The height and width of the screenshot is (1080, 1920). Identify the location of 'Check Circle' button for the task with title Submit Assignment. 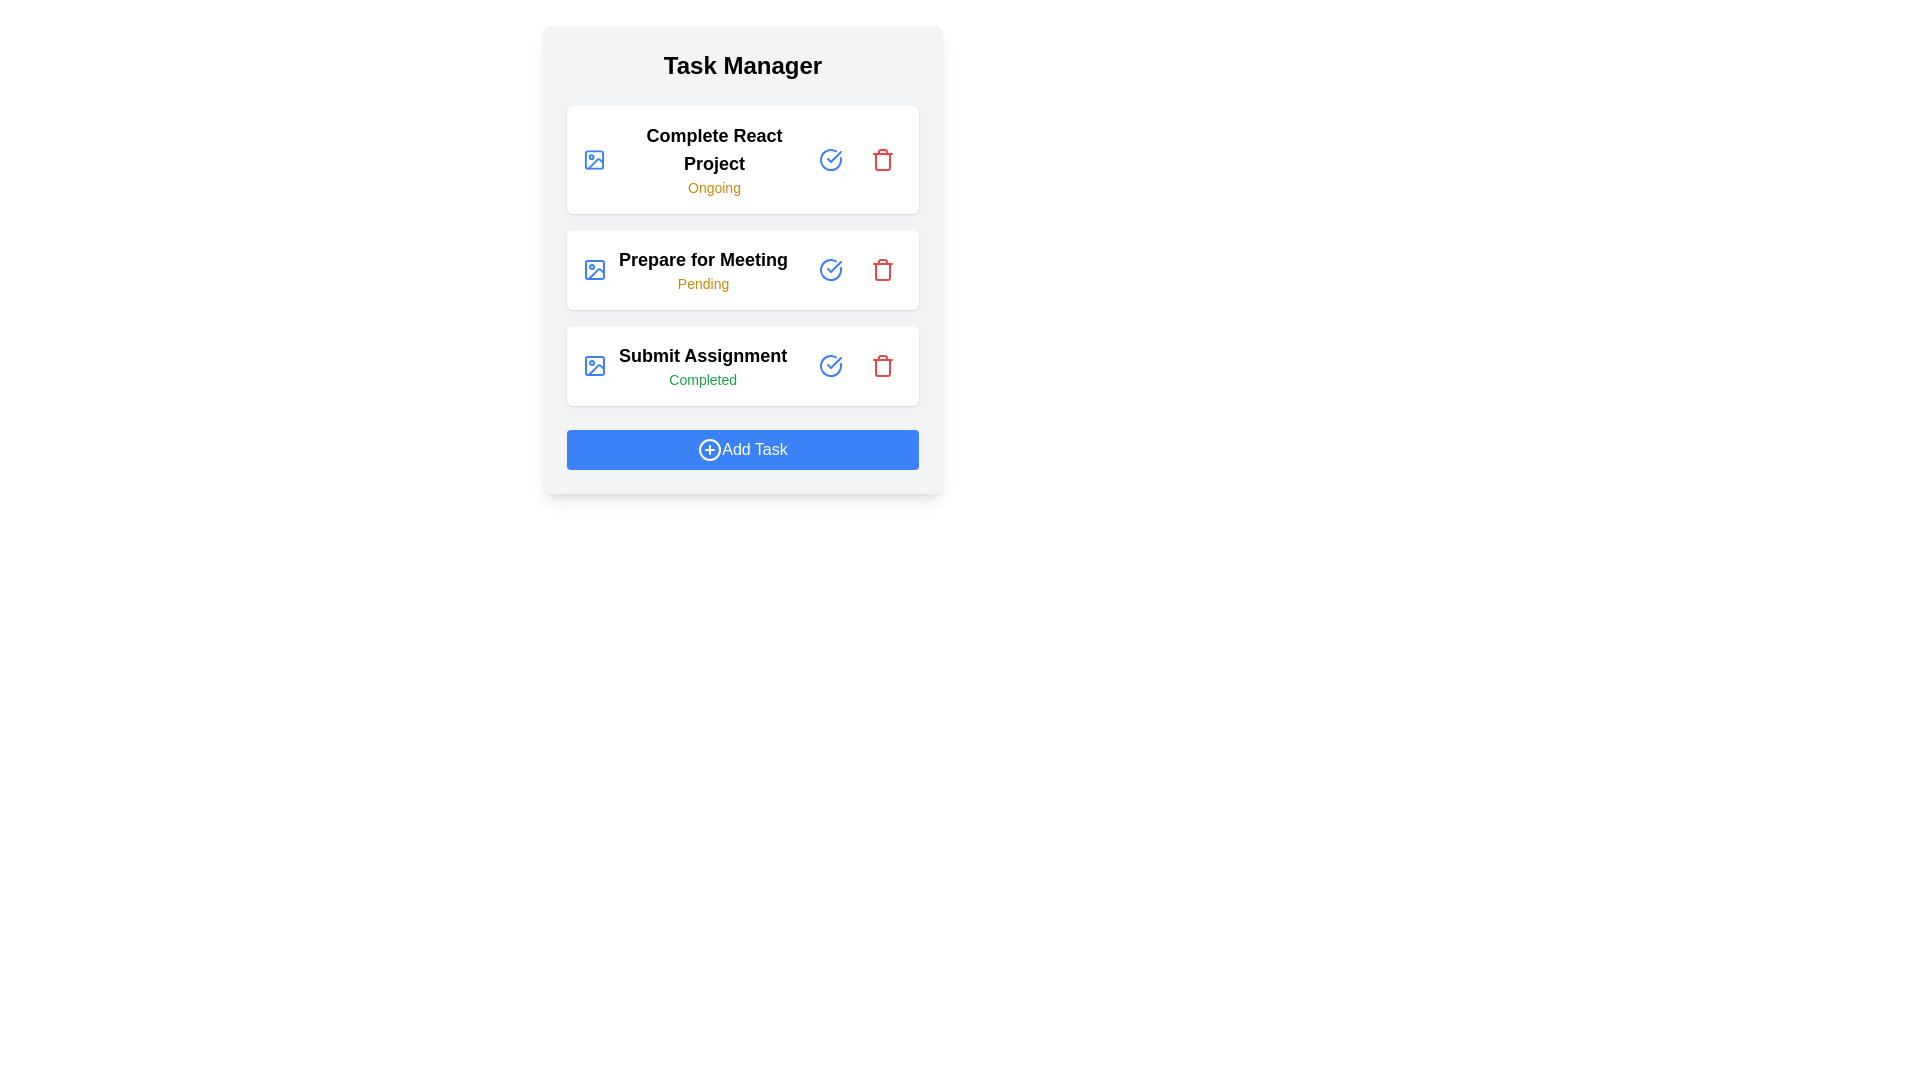
(830, 366).